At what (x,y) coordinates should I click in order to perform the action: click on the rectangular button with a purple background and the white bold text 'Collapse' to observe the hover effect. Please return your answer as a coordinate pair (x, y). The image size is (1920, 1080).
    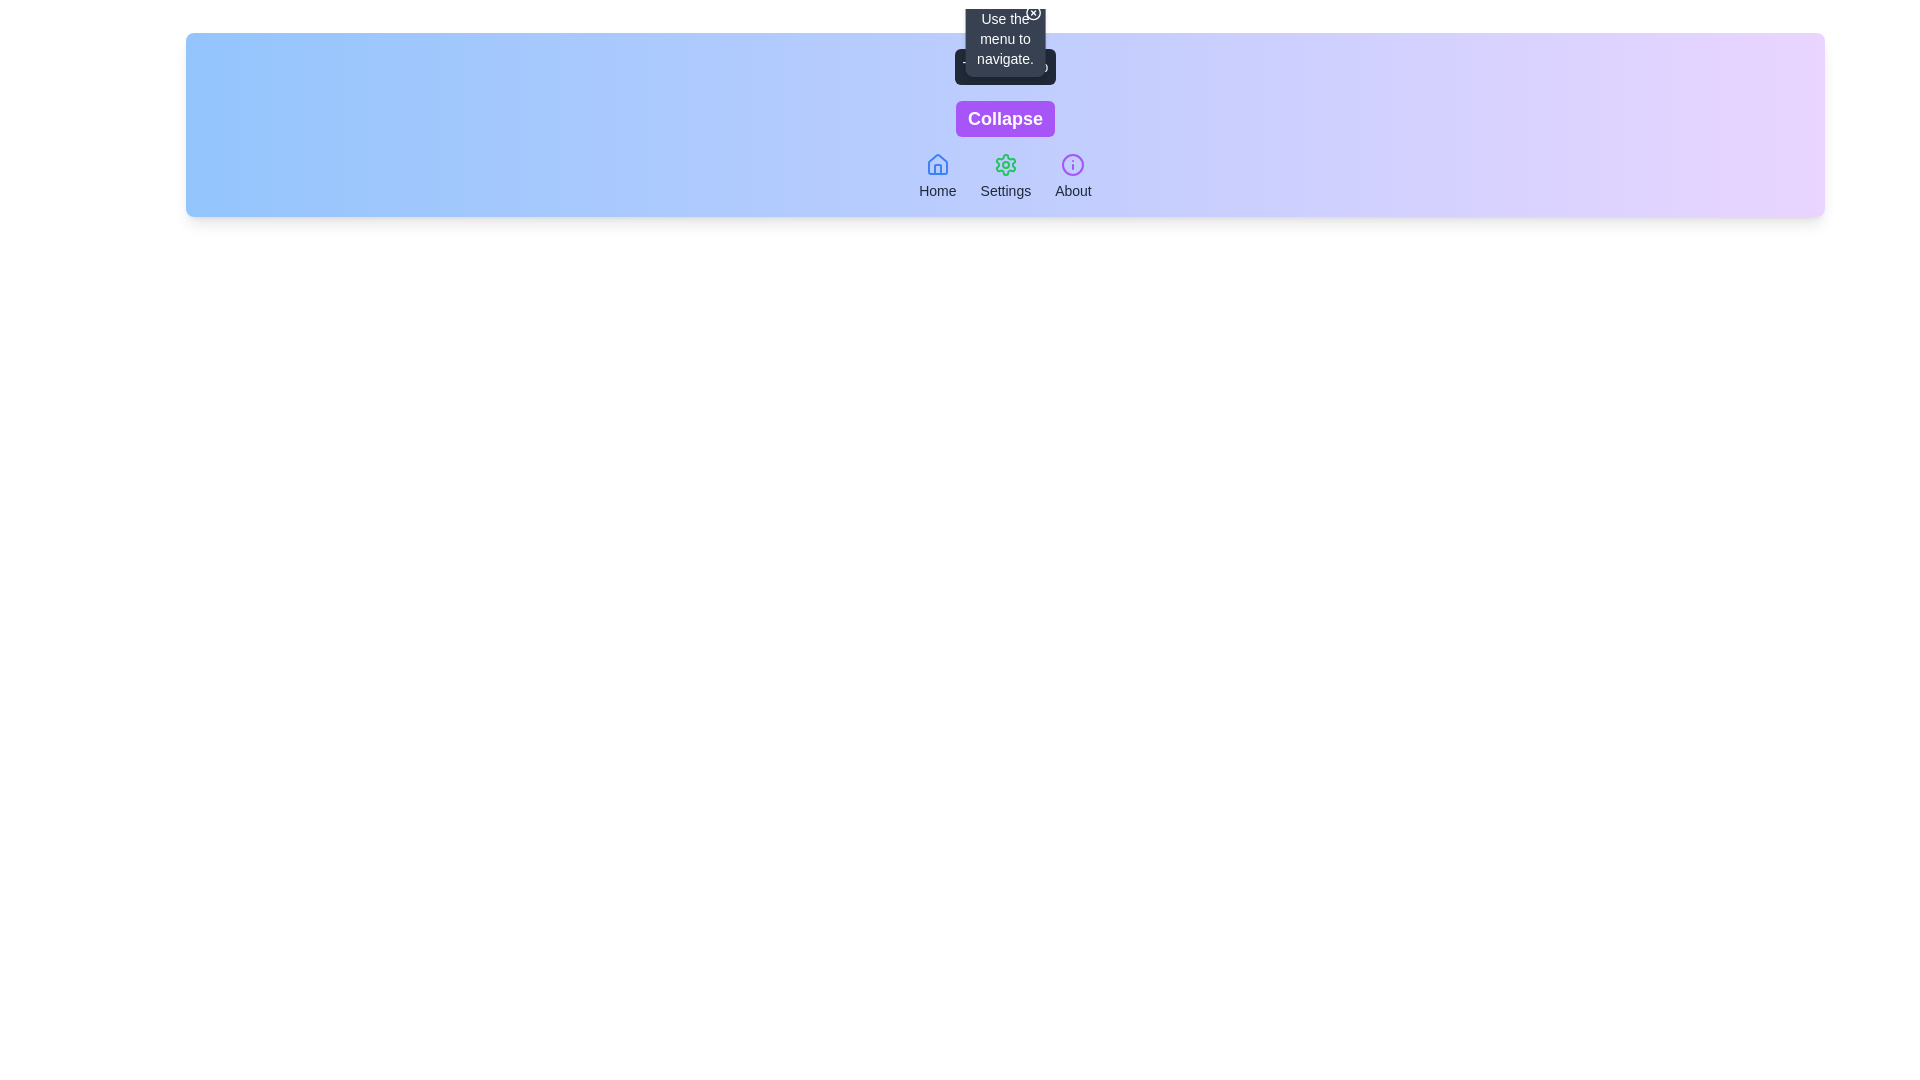
    Looking at the image, I should click on (1005, 119).